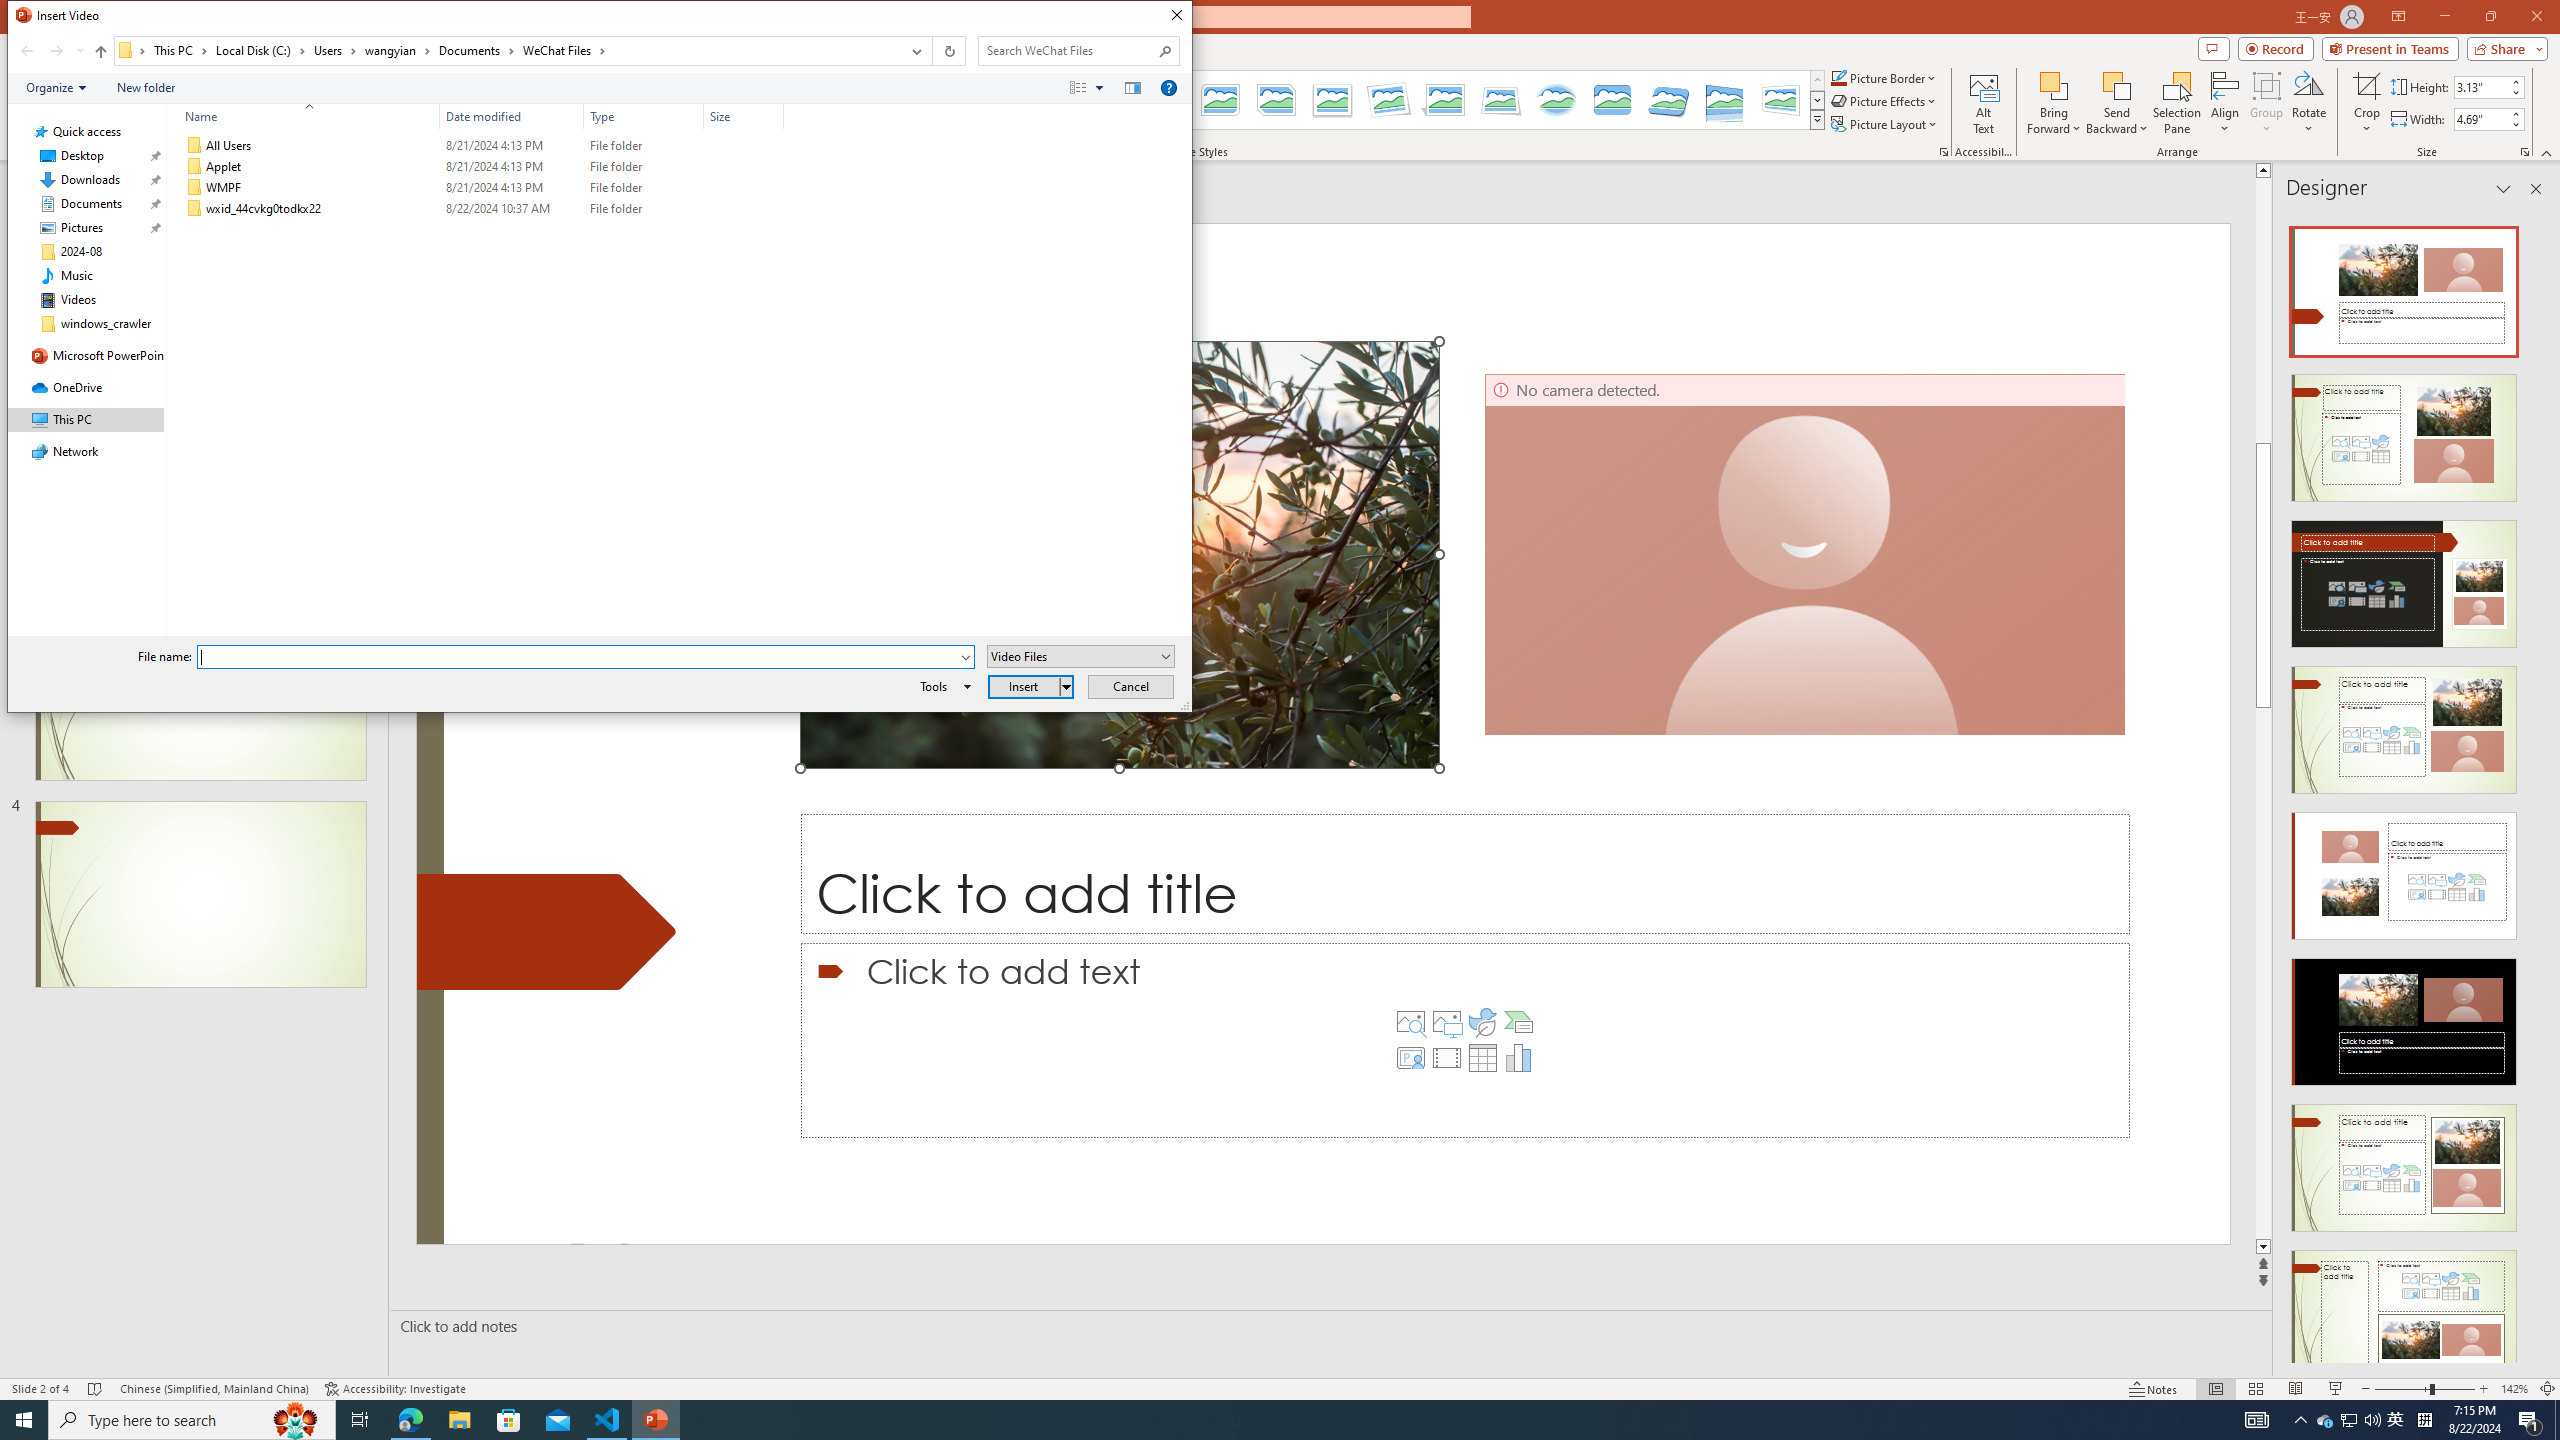 Image resolution: width=2560 pixels, height=1440 pixels. What do you see at coordinates (2266, 103) in the screenshot?
I see `'Group'` at bounding box center [2266, 103].